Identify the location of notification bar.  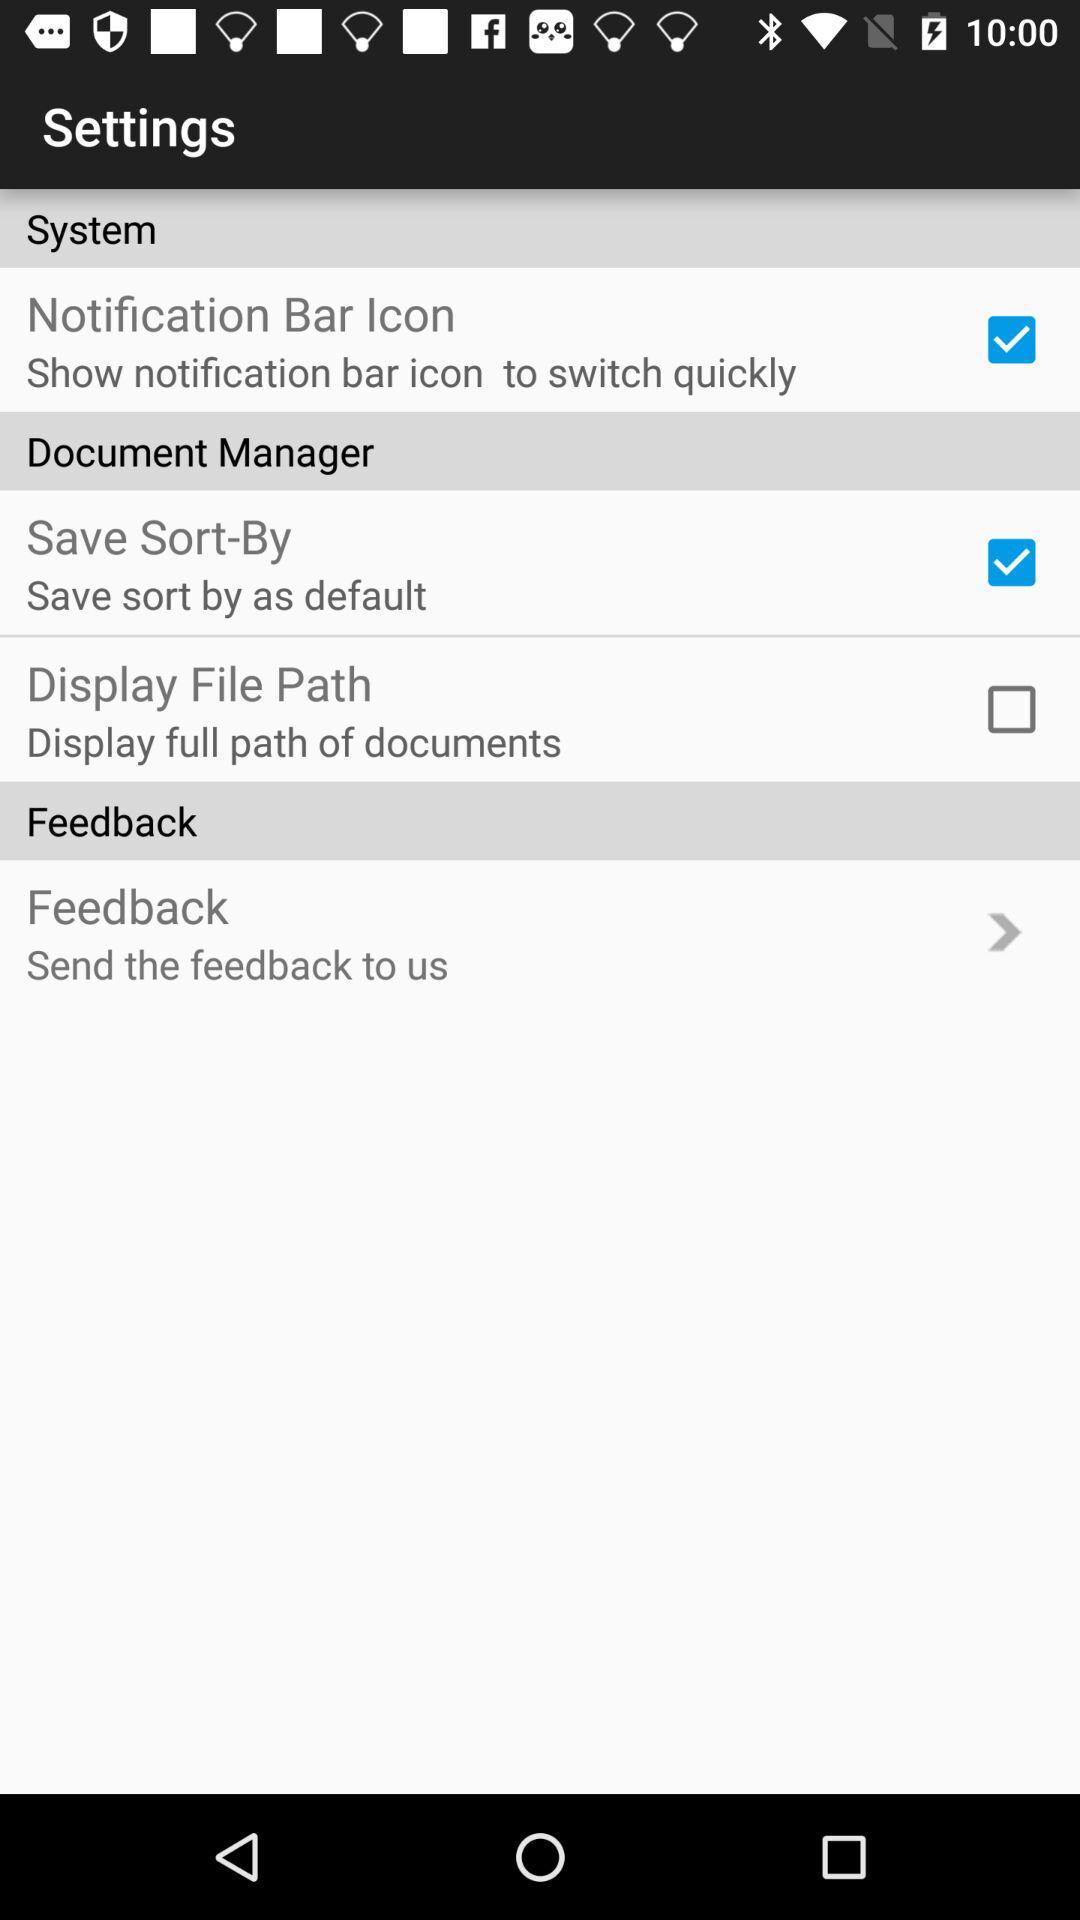
(1011, 339).